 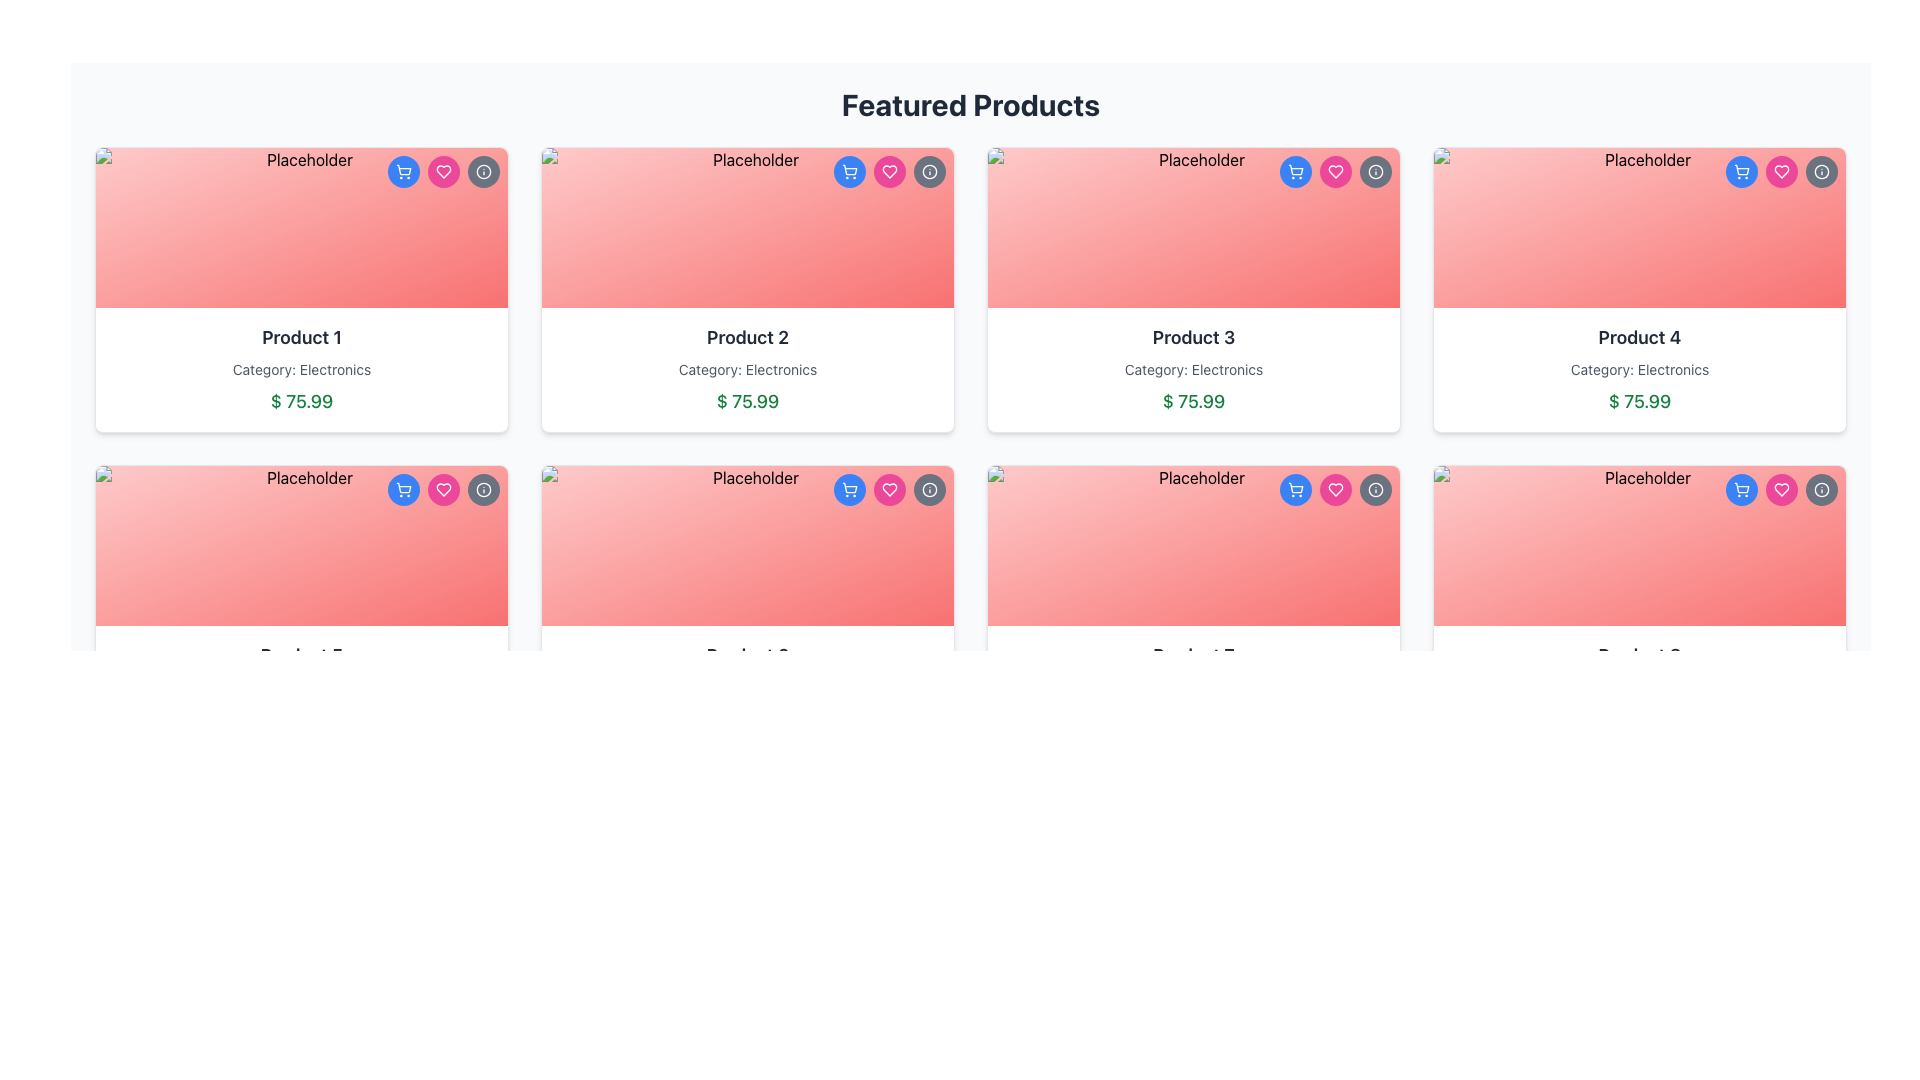 What do you see at coordinates (888, 489) in the screenshot?
I see `the heart icon button located in the top-right corner of the 'Product 2' card` at bounding box center [888, 489].